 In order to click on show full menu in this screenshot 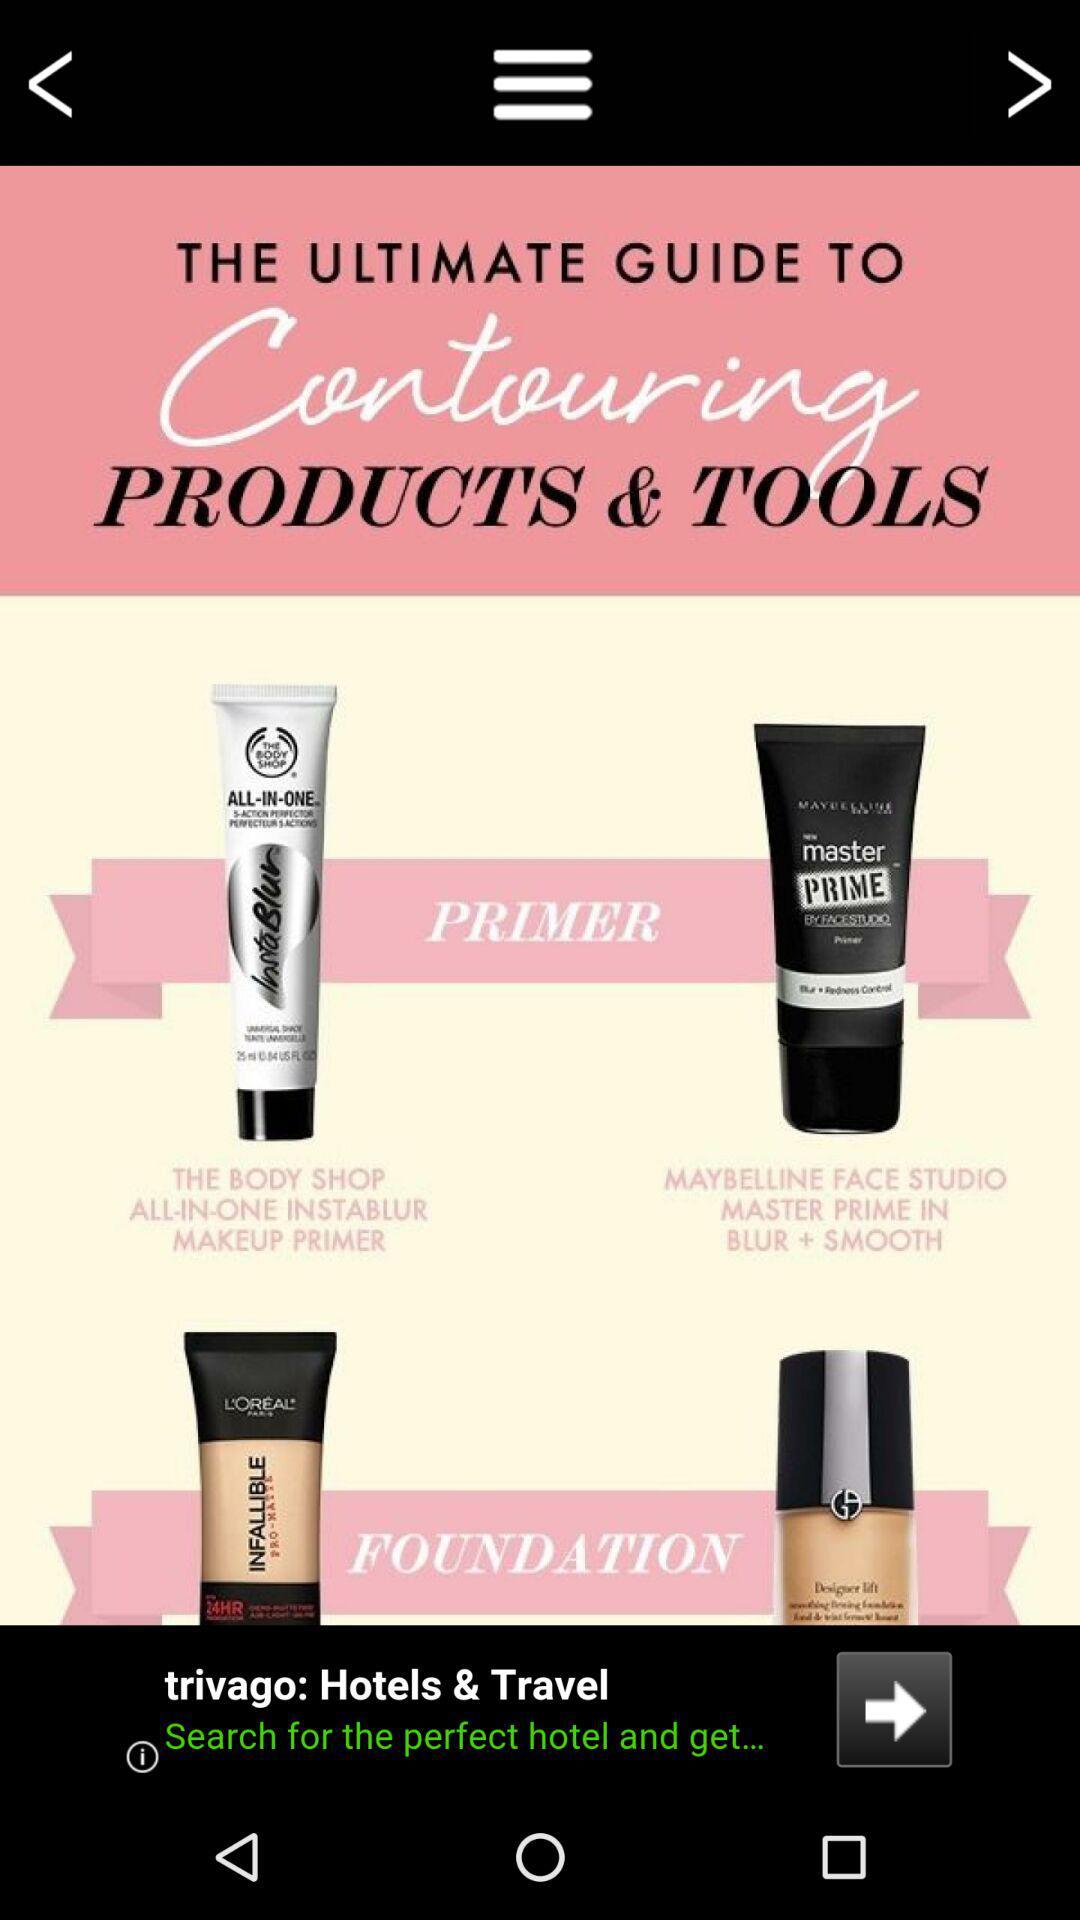, I will do `click(540, 81)`.